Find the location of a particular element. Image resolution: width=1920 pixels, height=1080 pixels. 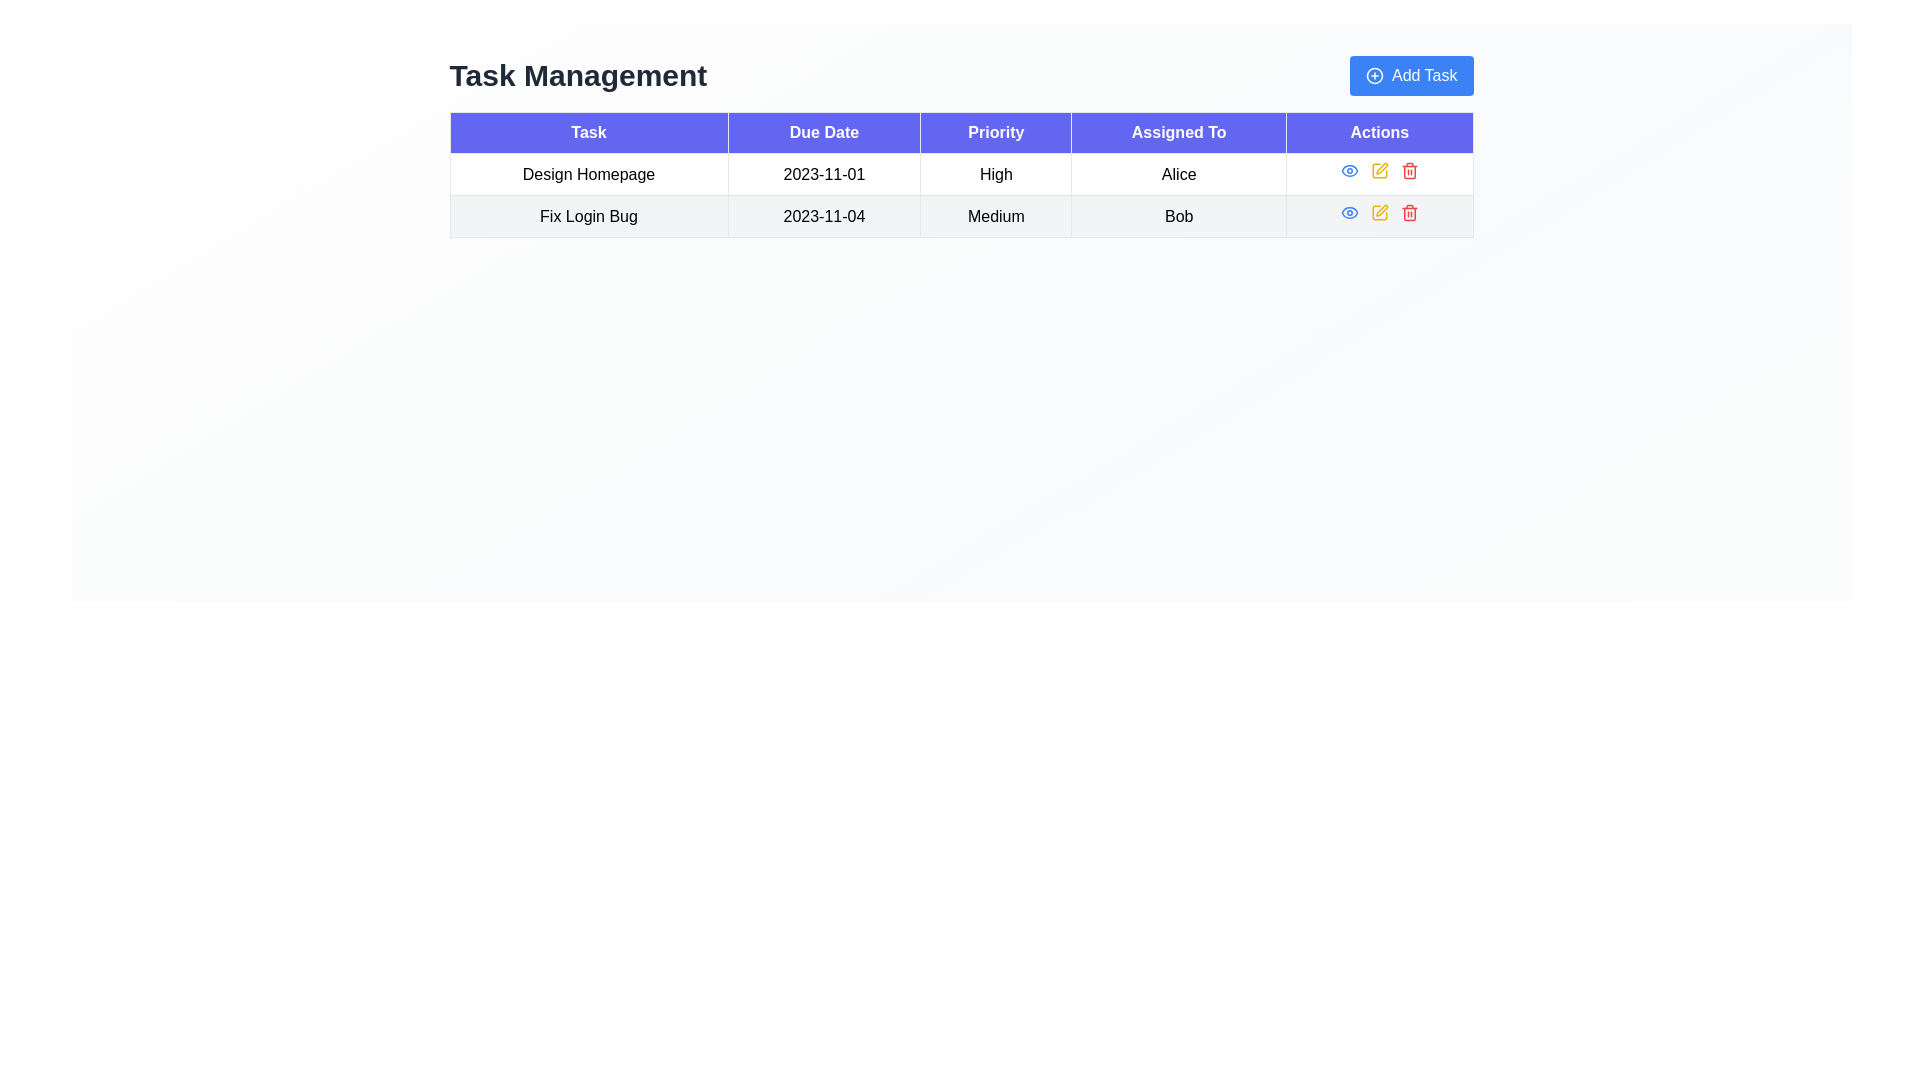

the Table Header Cell labeled 'Priority' which is the third column in the header row of the table is located at coordinates (996, 132).